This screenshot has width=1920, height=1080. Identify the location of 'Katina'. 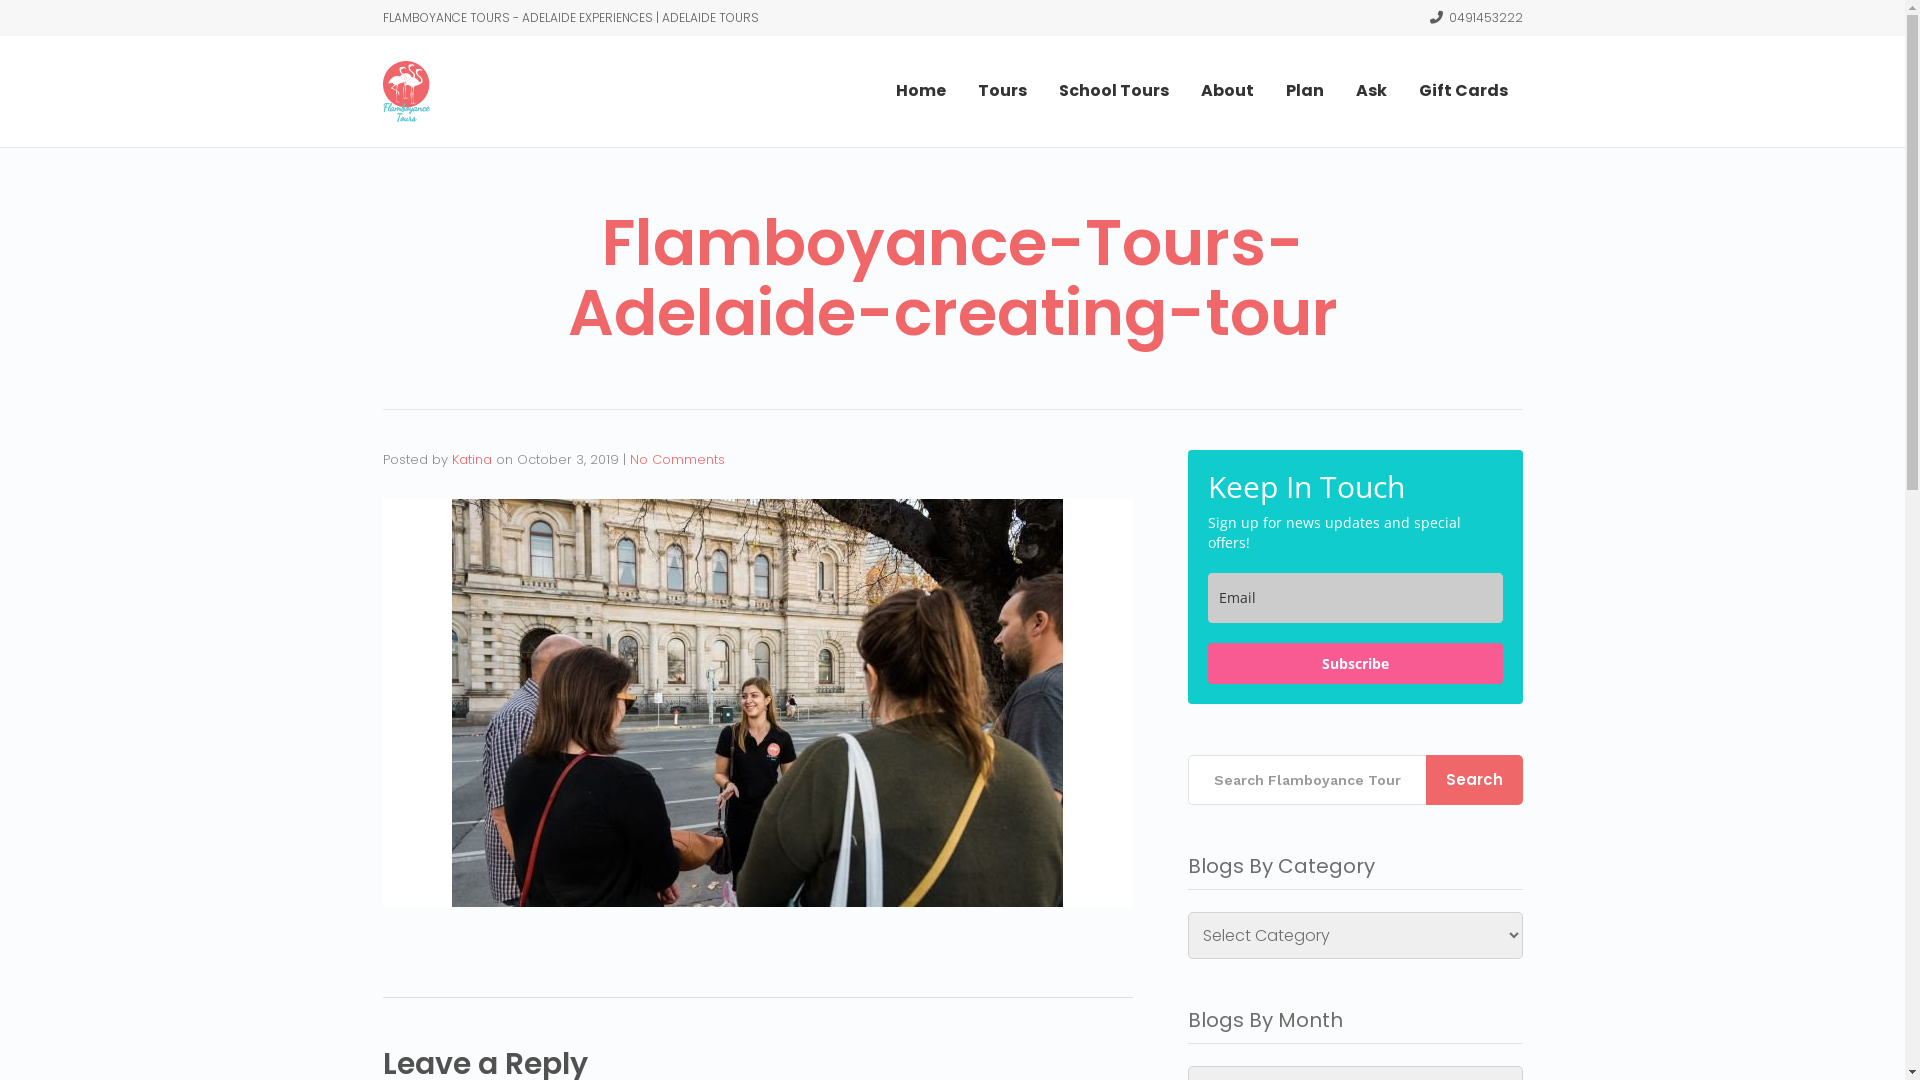
(470, 459).